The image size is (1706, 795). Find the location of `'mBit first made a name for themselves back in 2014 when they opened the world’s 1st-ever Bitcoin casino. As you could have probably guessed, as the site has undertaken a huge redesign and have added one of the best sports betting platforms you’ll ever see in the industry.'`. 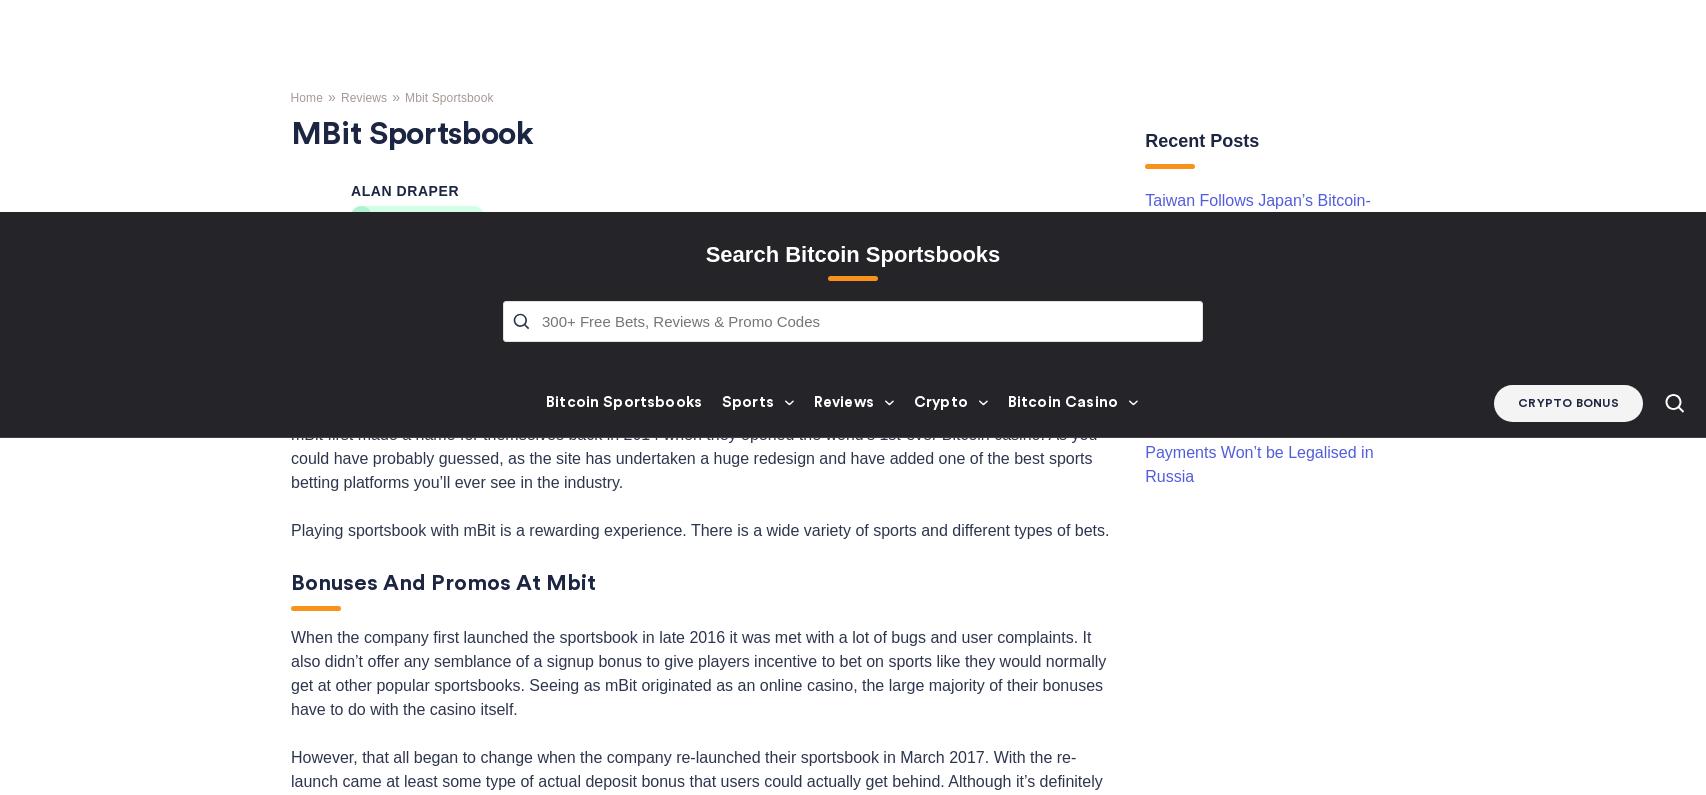

'mBit first made a name for themselves back in 2014 when they opened the world’s 1st-ever Bitcoin casino. As you could have probably guessed, as the site has undertaken a huge redesign and have added one of the best sports betting platforms you’ll ever see in the industry.' is located at coordinates (290, 89).